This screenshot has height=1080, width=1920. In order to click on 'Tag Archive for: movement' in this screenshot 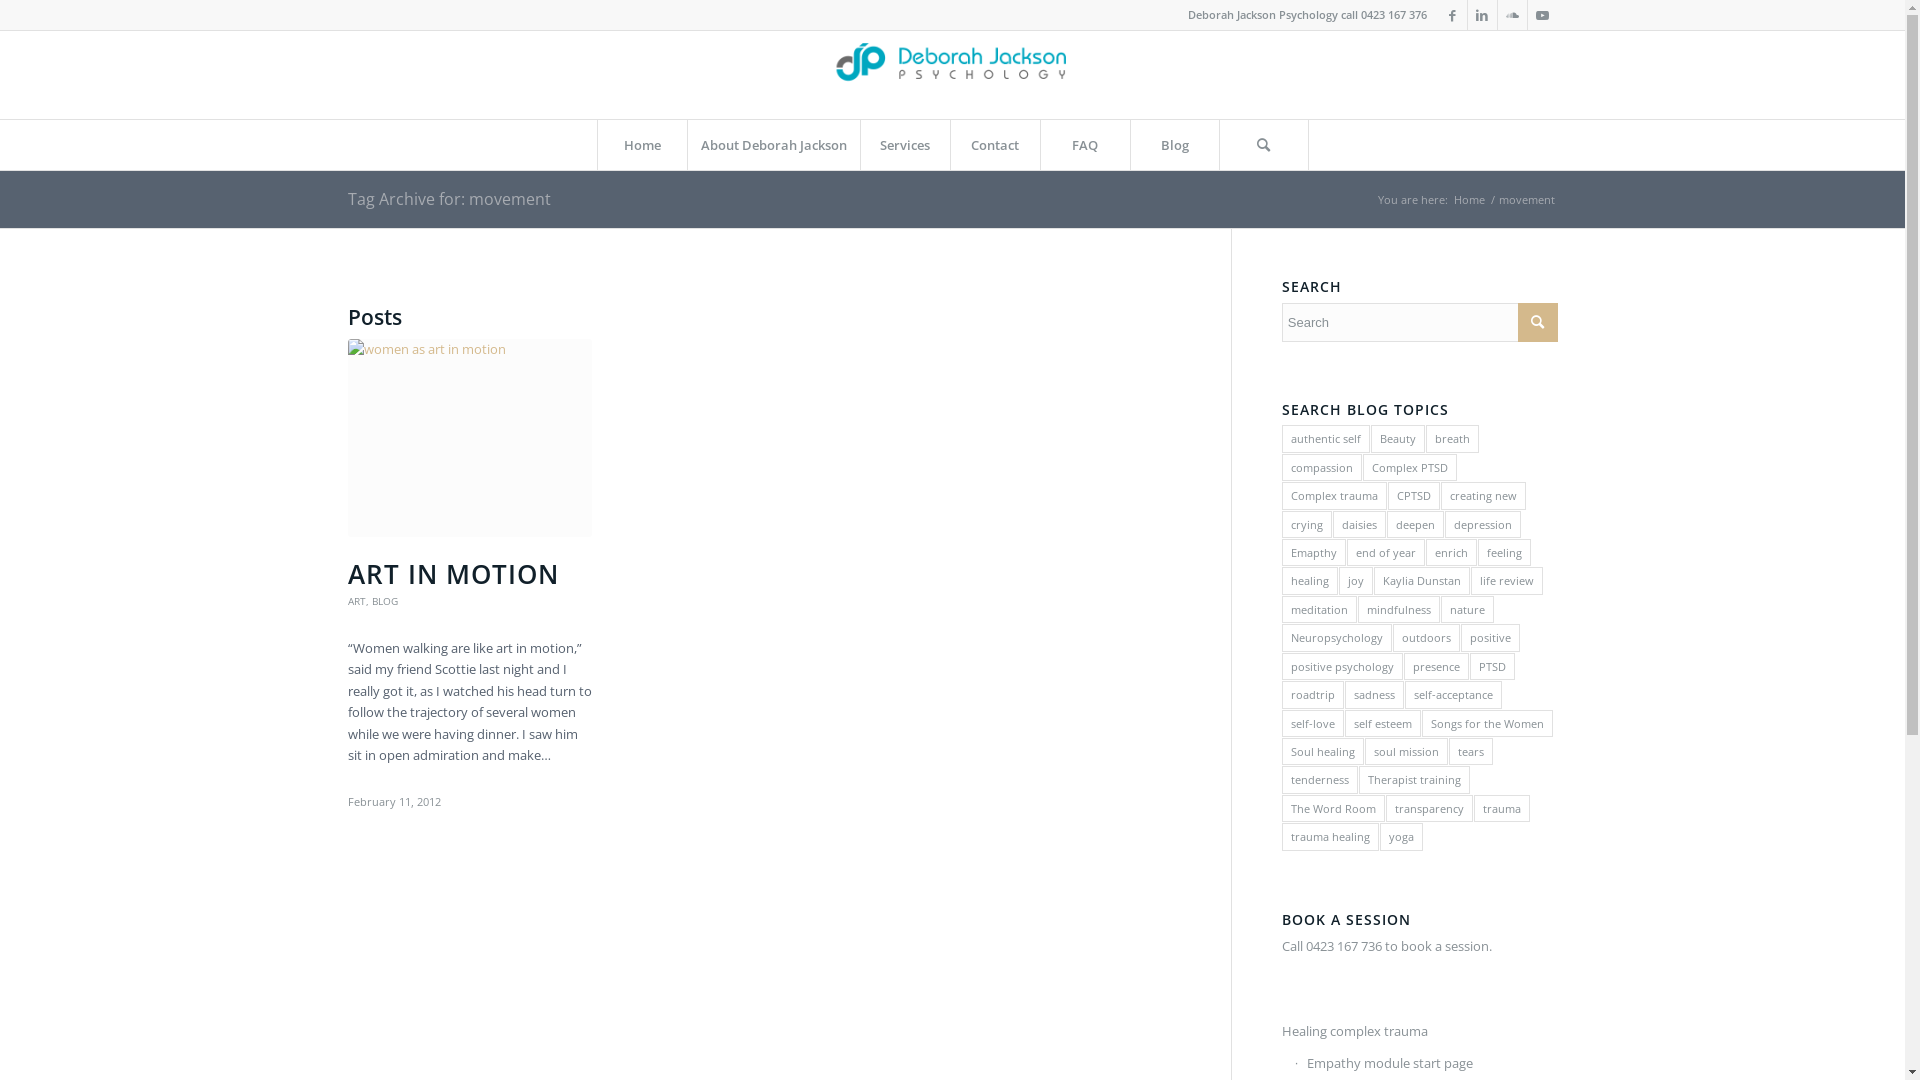, I will do `click(347, 199)`.